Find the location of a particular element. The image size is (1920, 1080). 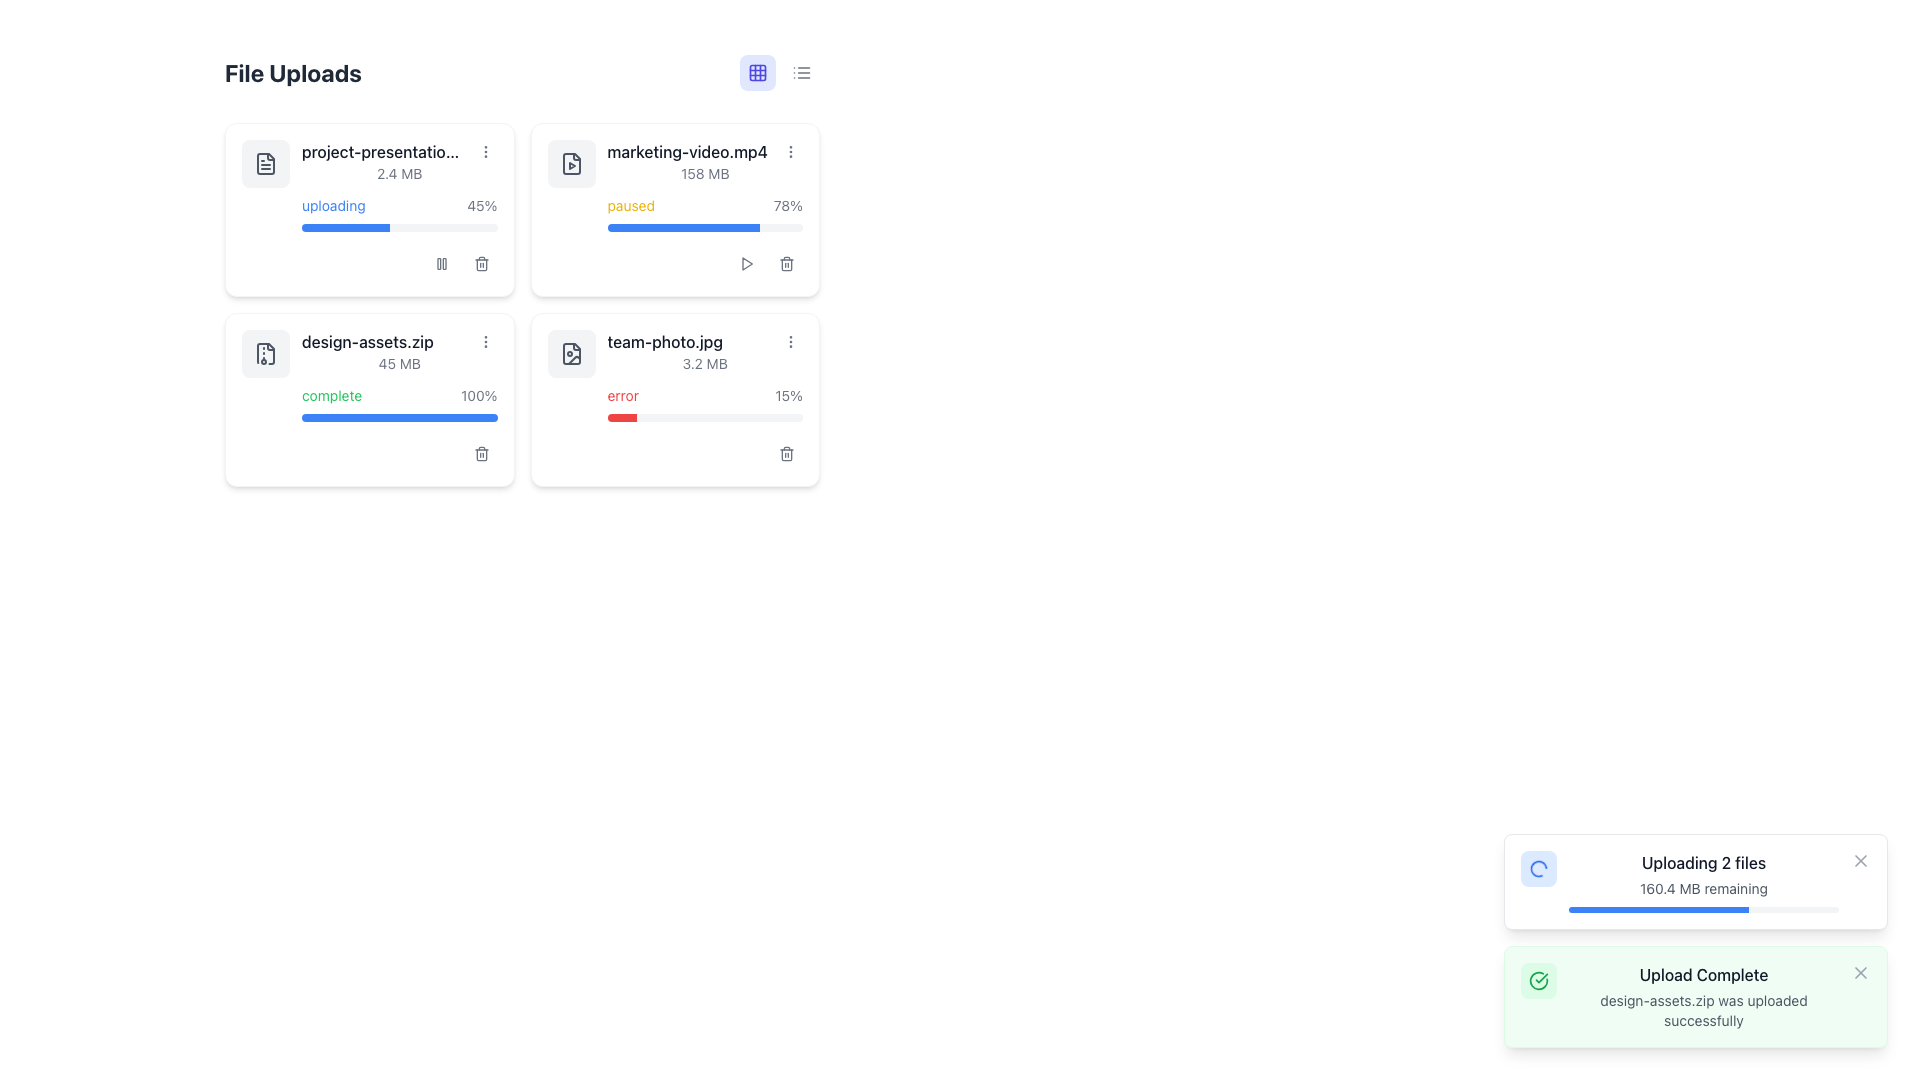

the vertical ellipsis button (more options icon) located in the right-most portion of the 'marketing-video.mp4' file row is located at coordinates (790, 150).